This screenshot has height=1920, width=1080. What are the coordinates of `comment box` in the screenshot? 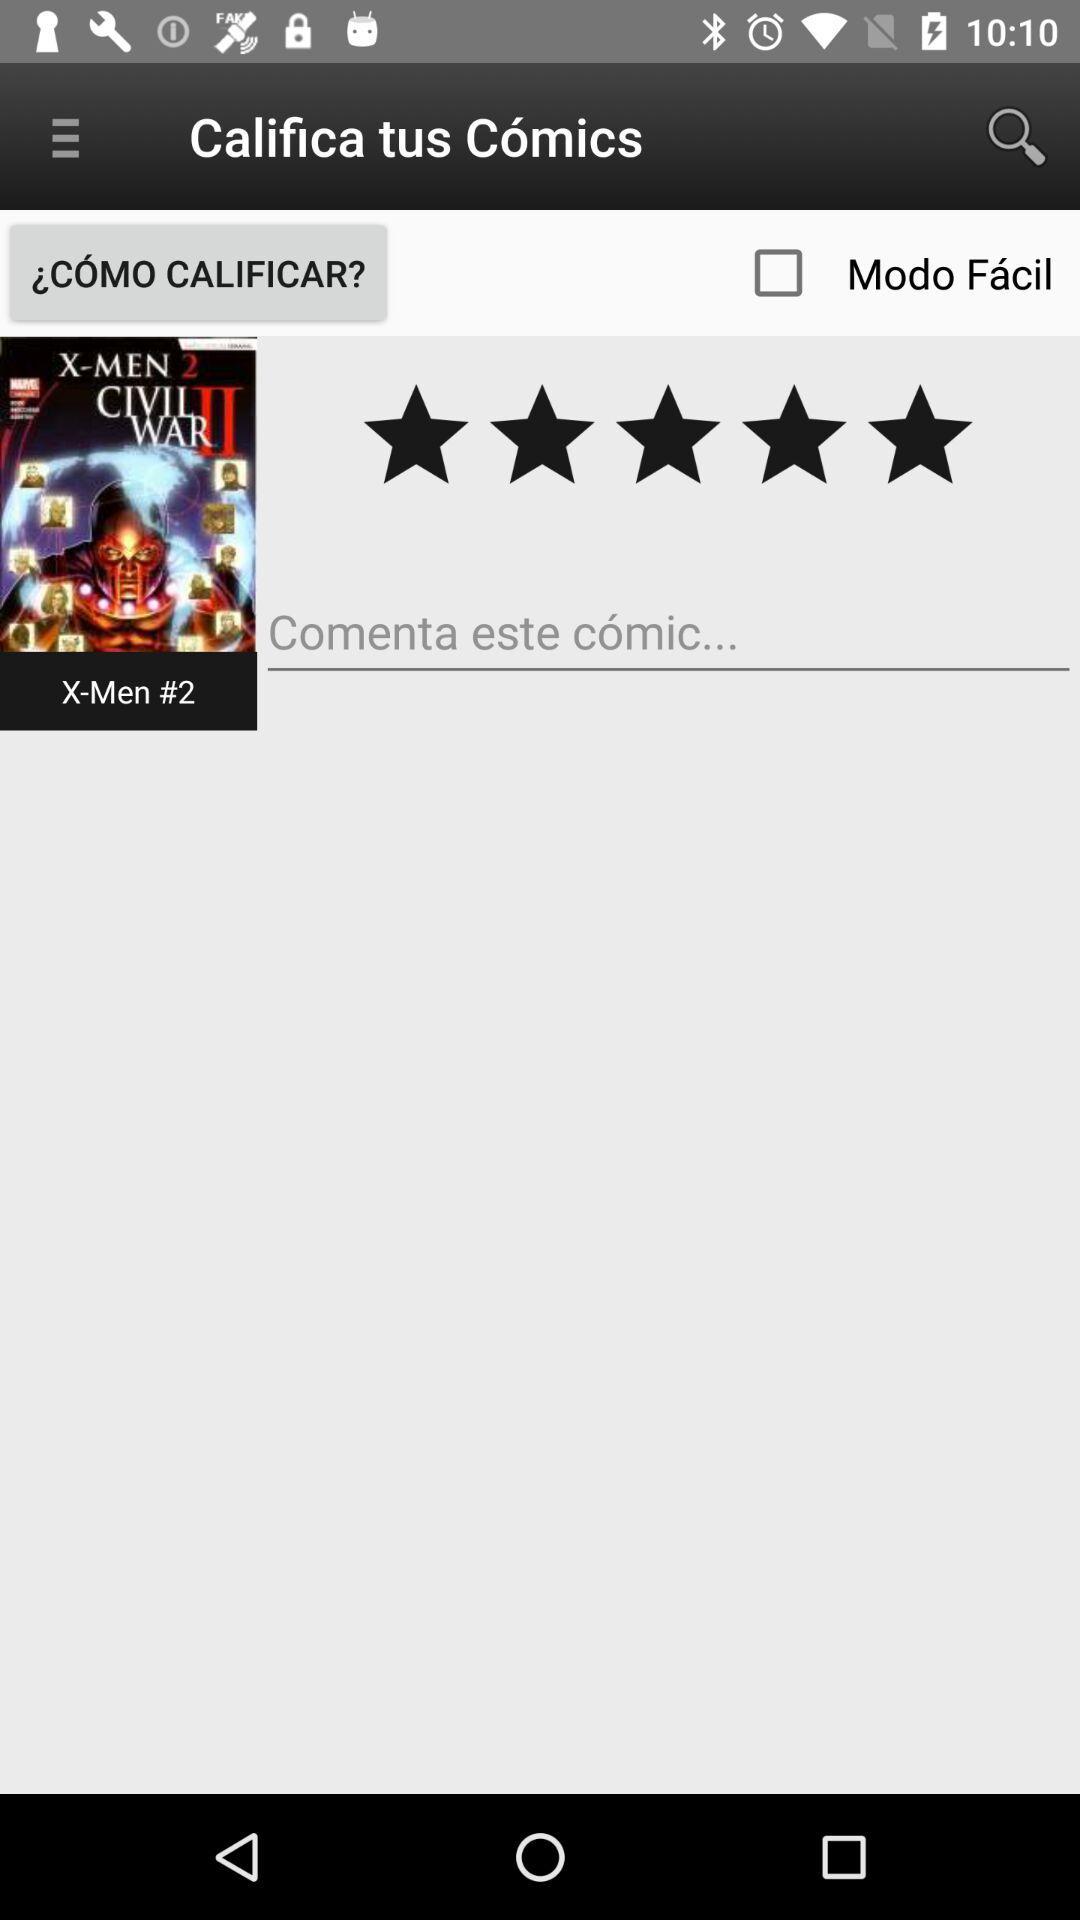 It's located at (668, 631).